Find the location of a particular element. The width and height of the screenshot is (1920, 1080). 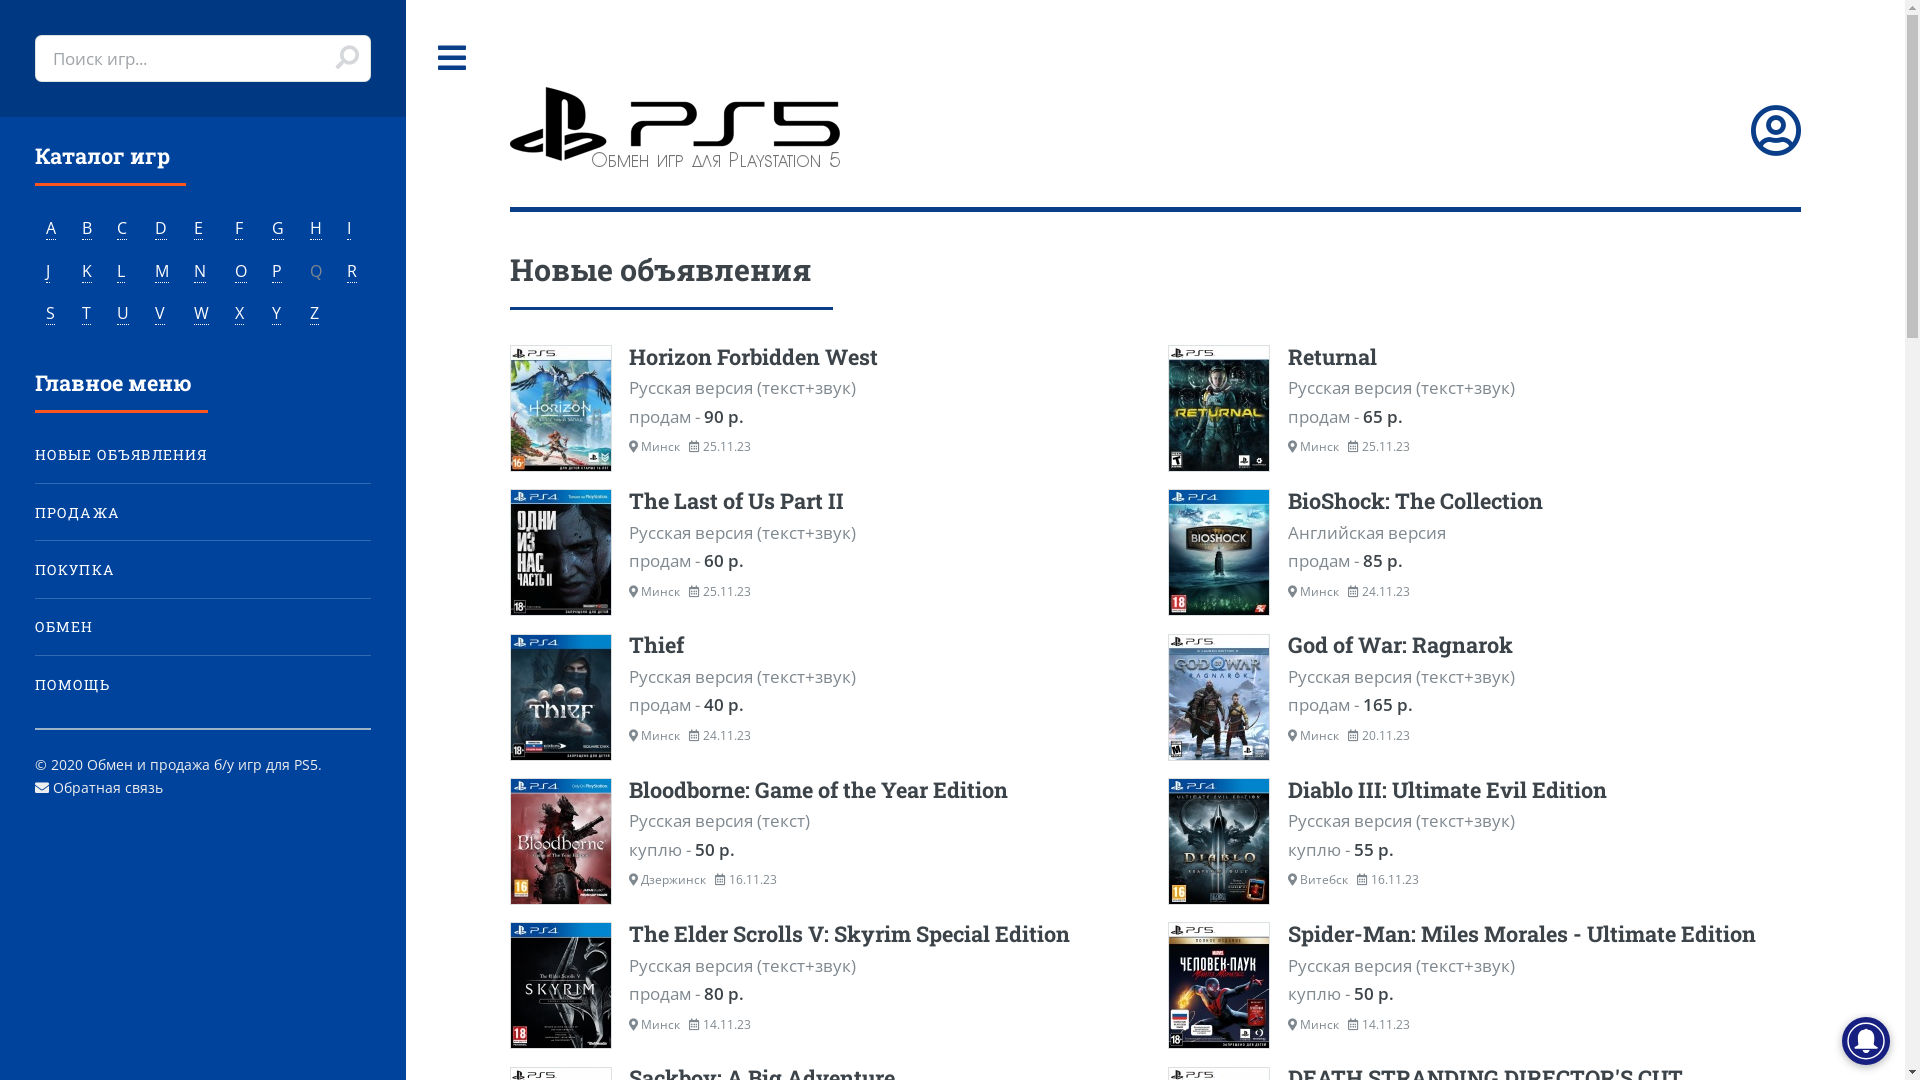

'R' is located at coordinates (351, 271).